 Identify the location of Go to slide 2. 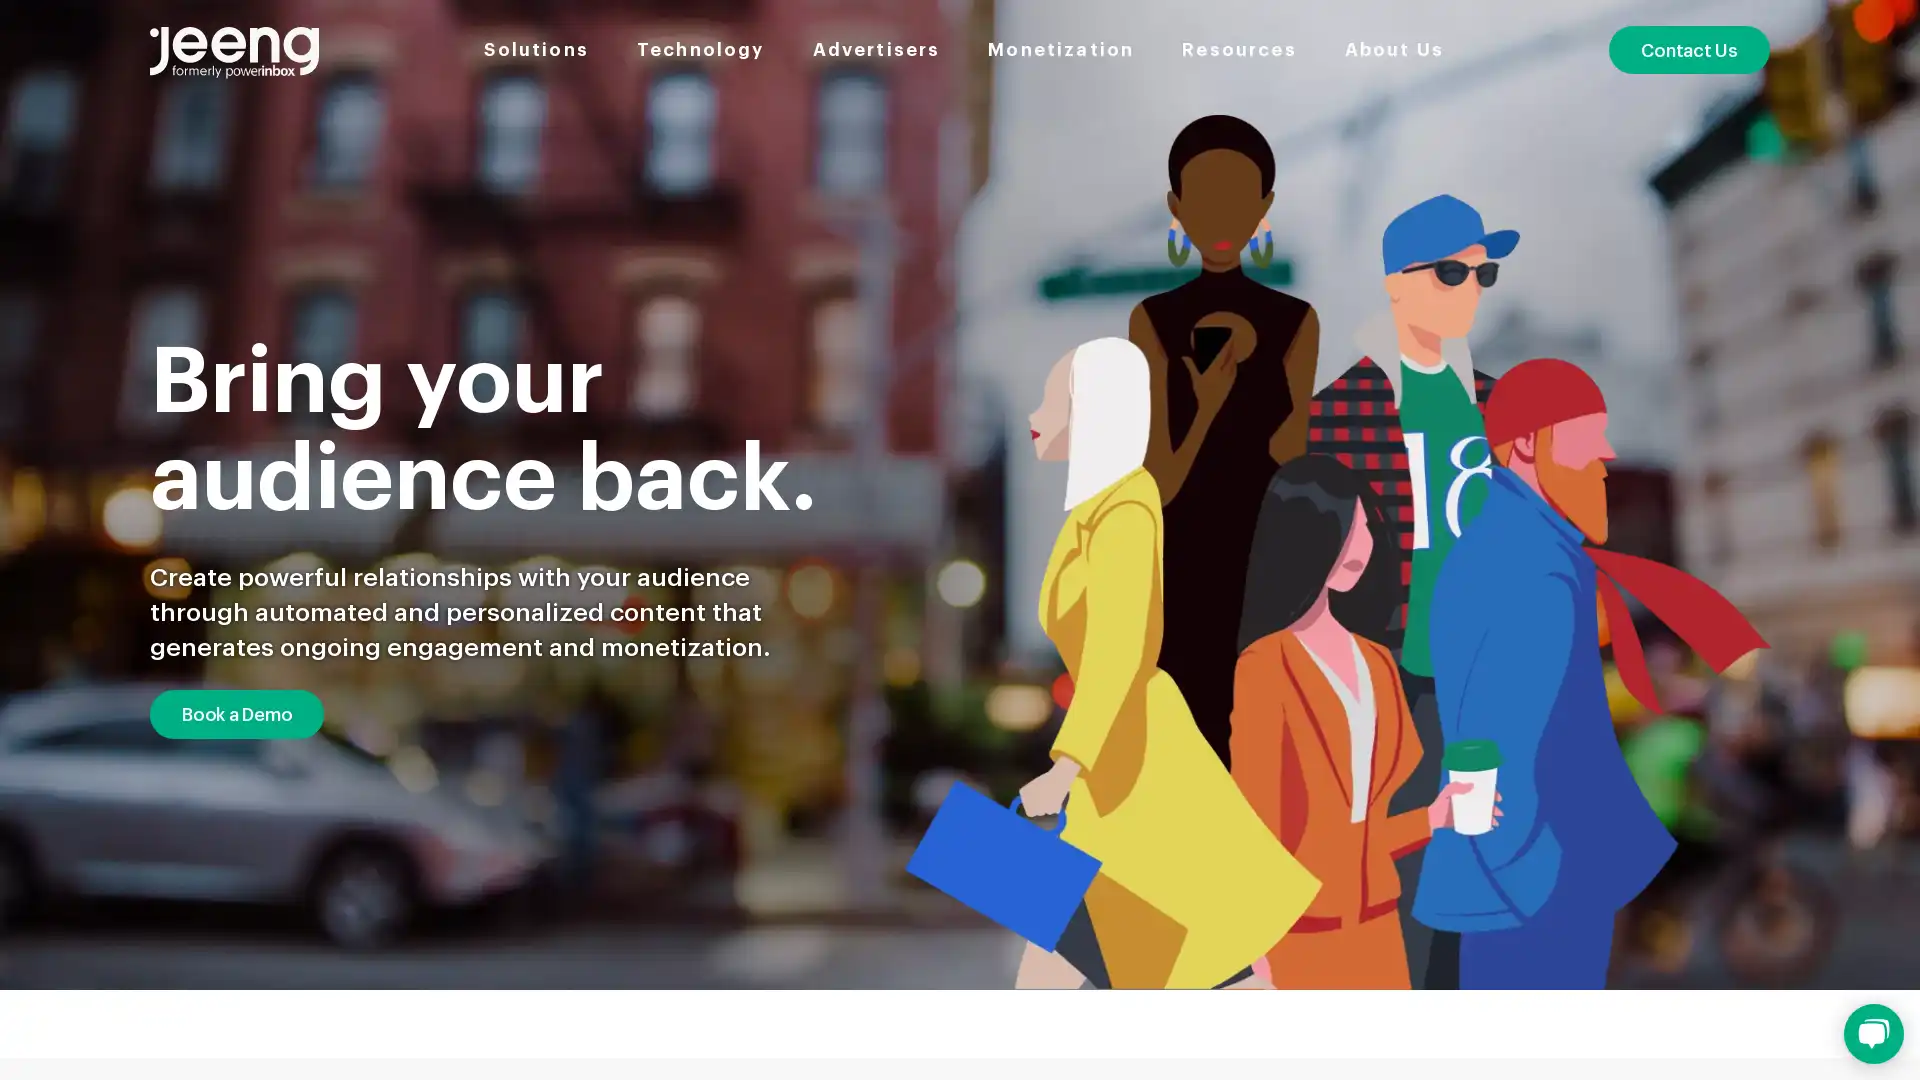
(930, 1014).